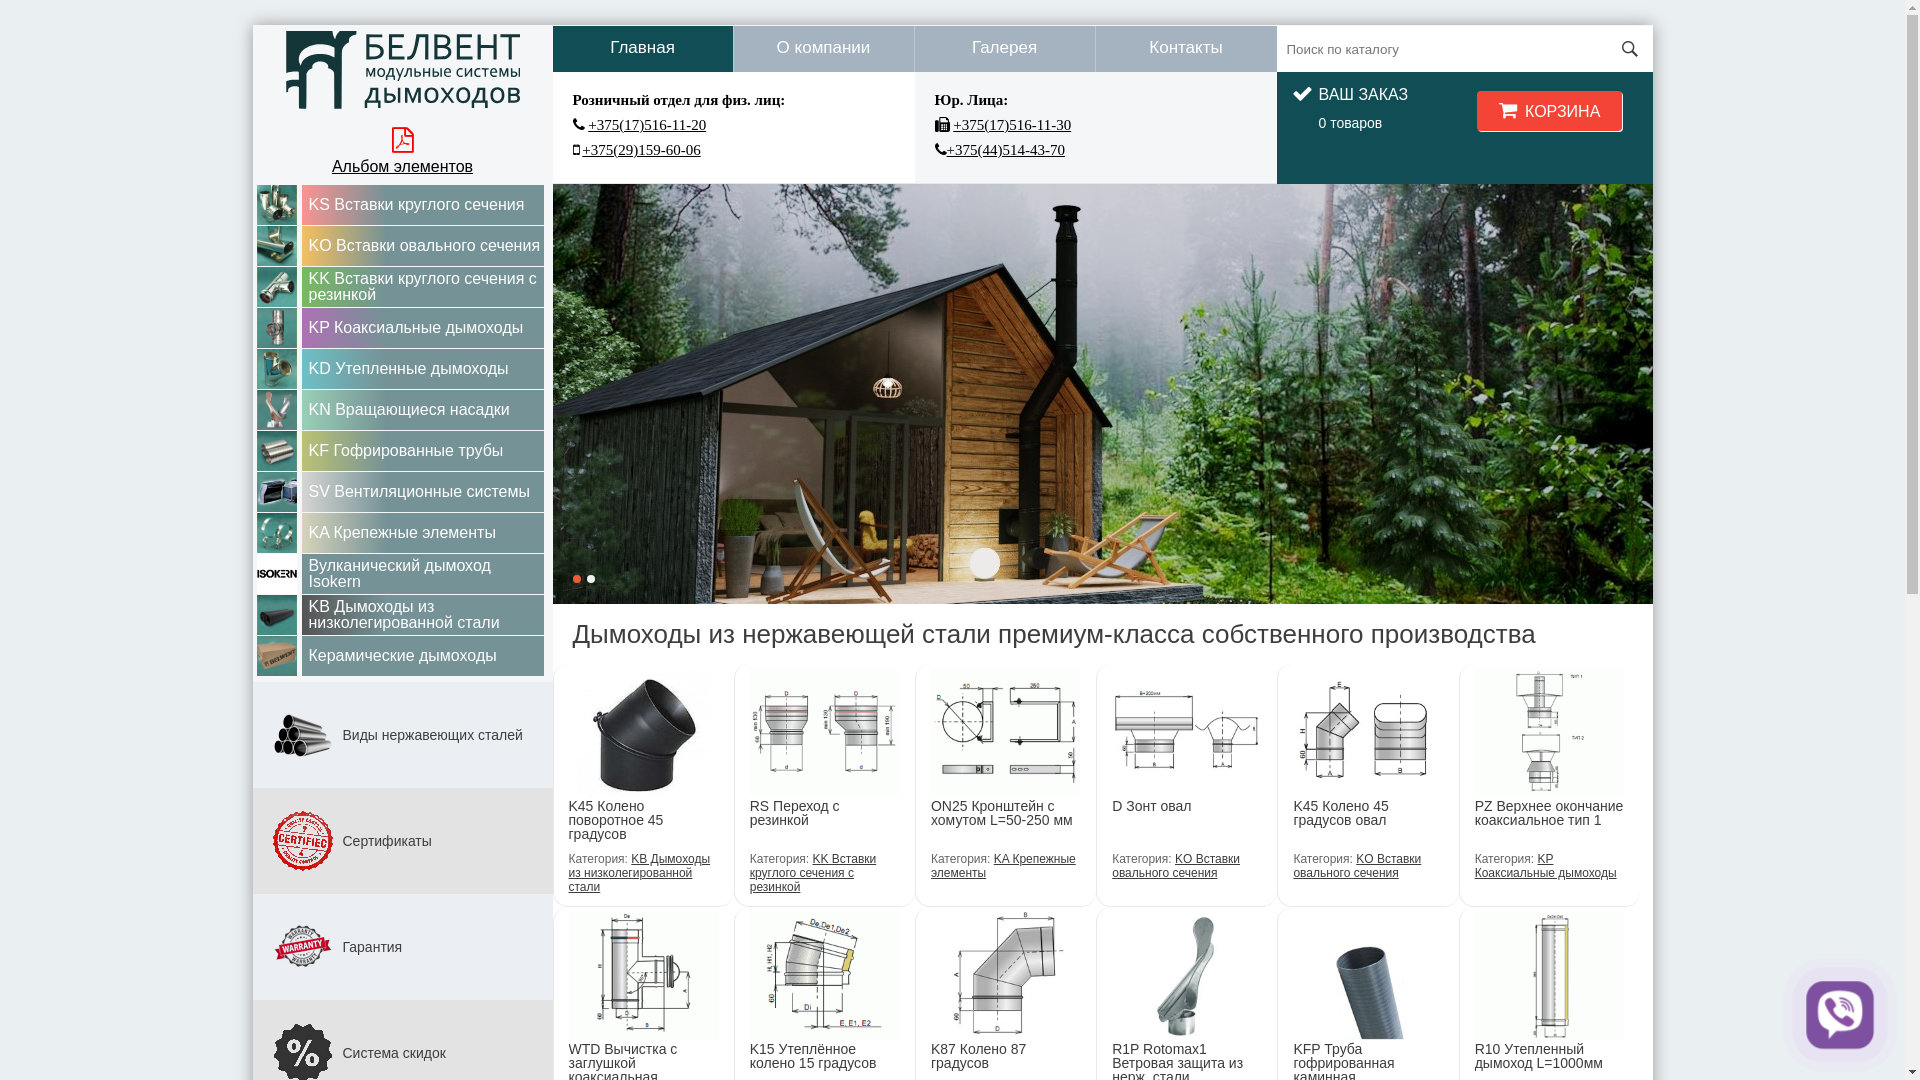 The width and height of the screenshot is (1920, 1080). Describe the element at coordinates (575, 578) in the screenshot. I see `'1'` at that location.